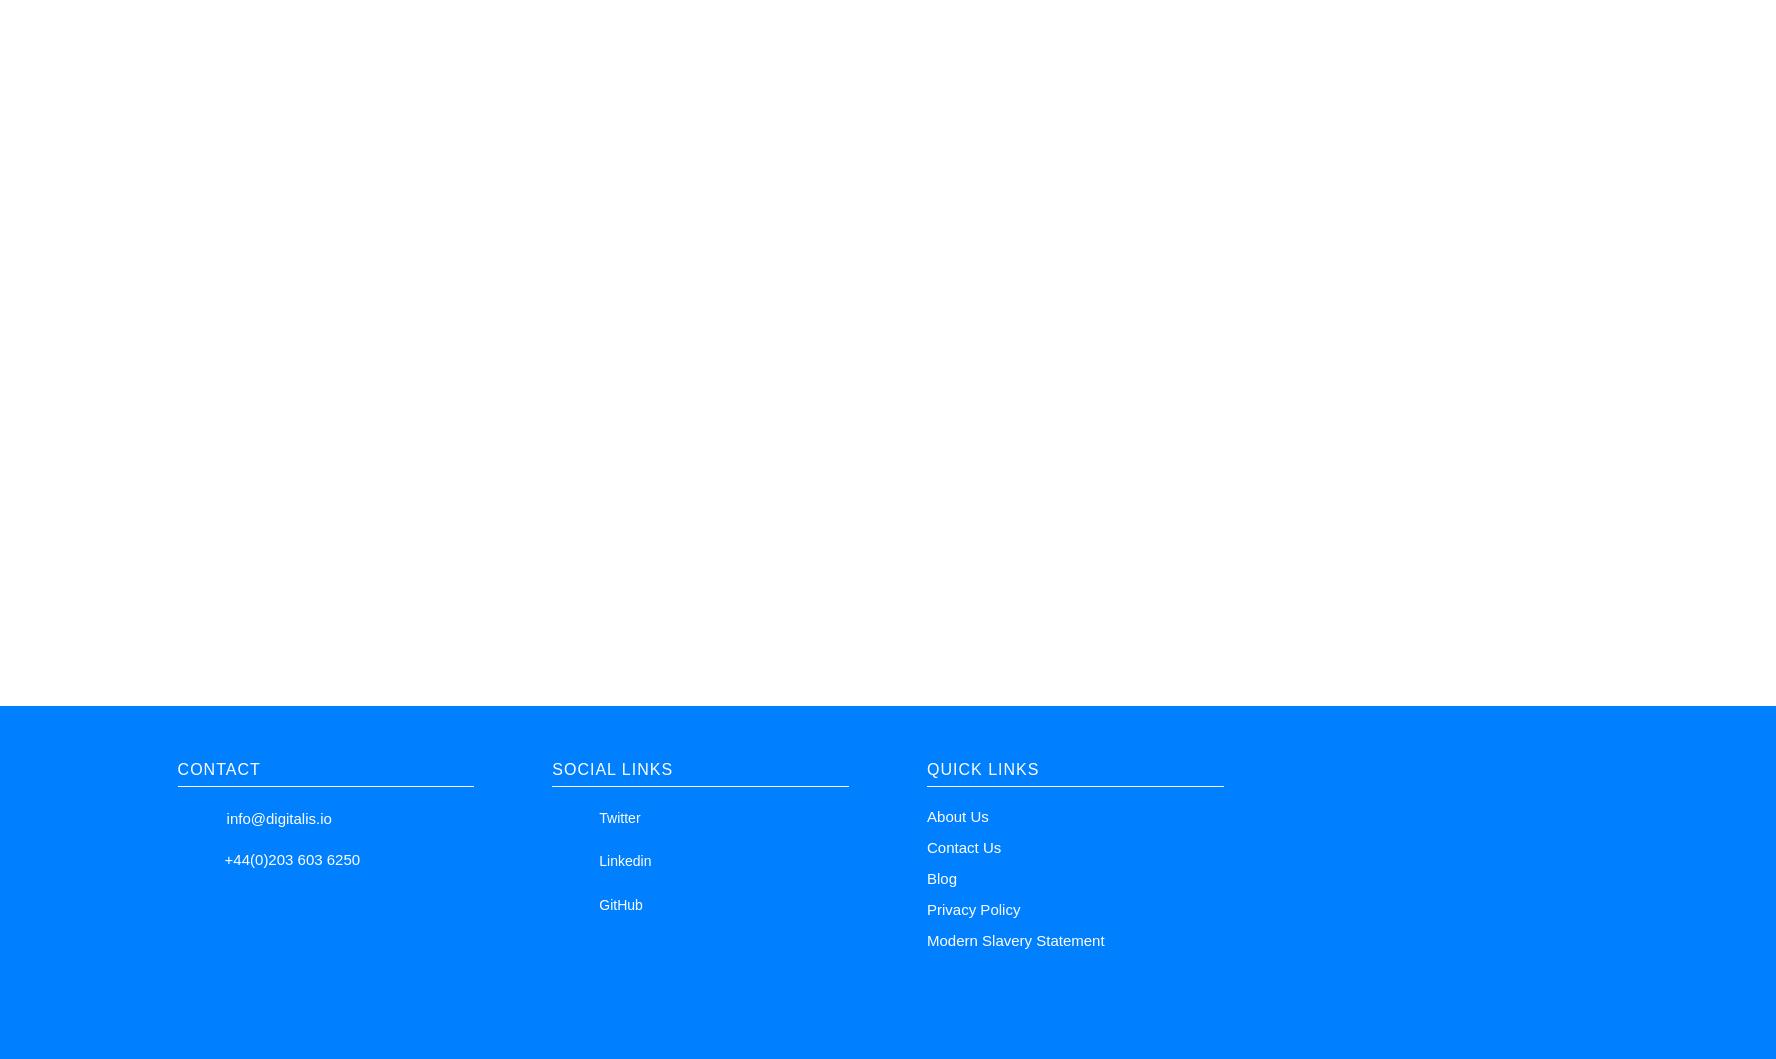 This screenshot has width=1776, height=1059. Describe the element at coordinates (278, 816) in the screenshot. I see `'info@digitalis.io'` at that location.